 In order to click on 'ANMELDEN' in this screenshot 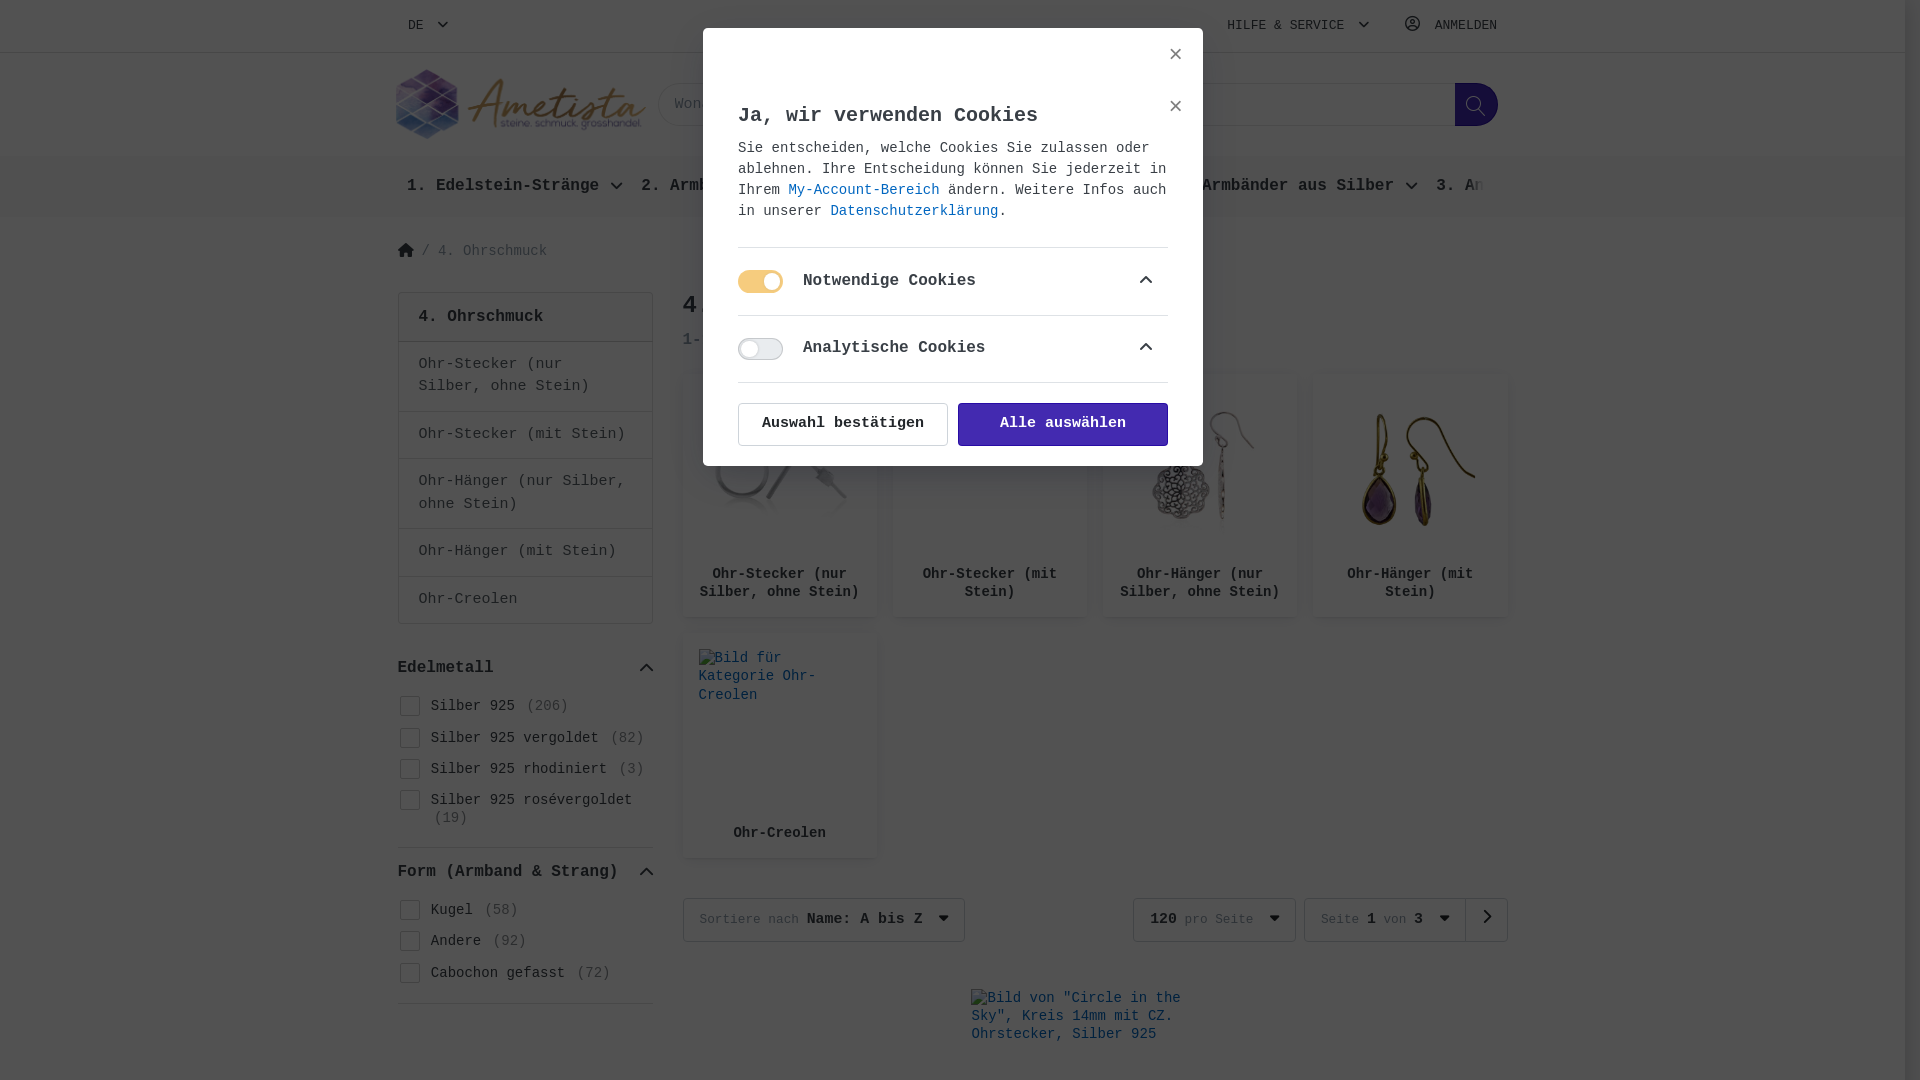, I will do `click(1451, 26)`.